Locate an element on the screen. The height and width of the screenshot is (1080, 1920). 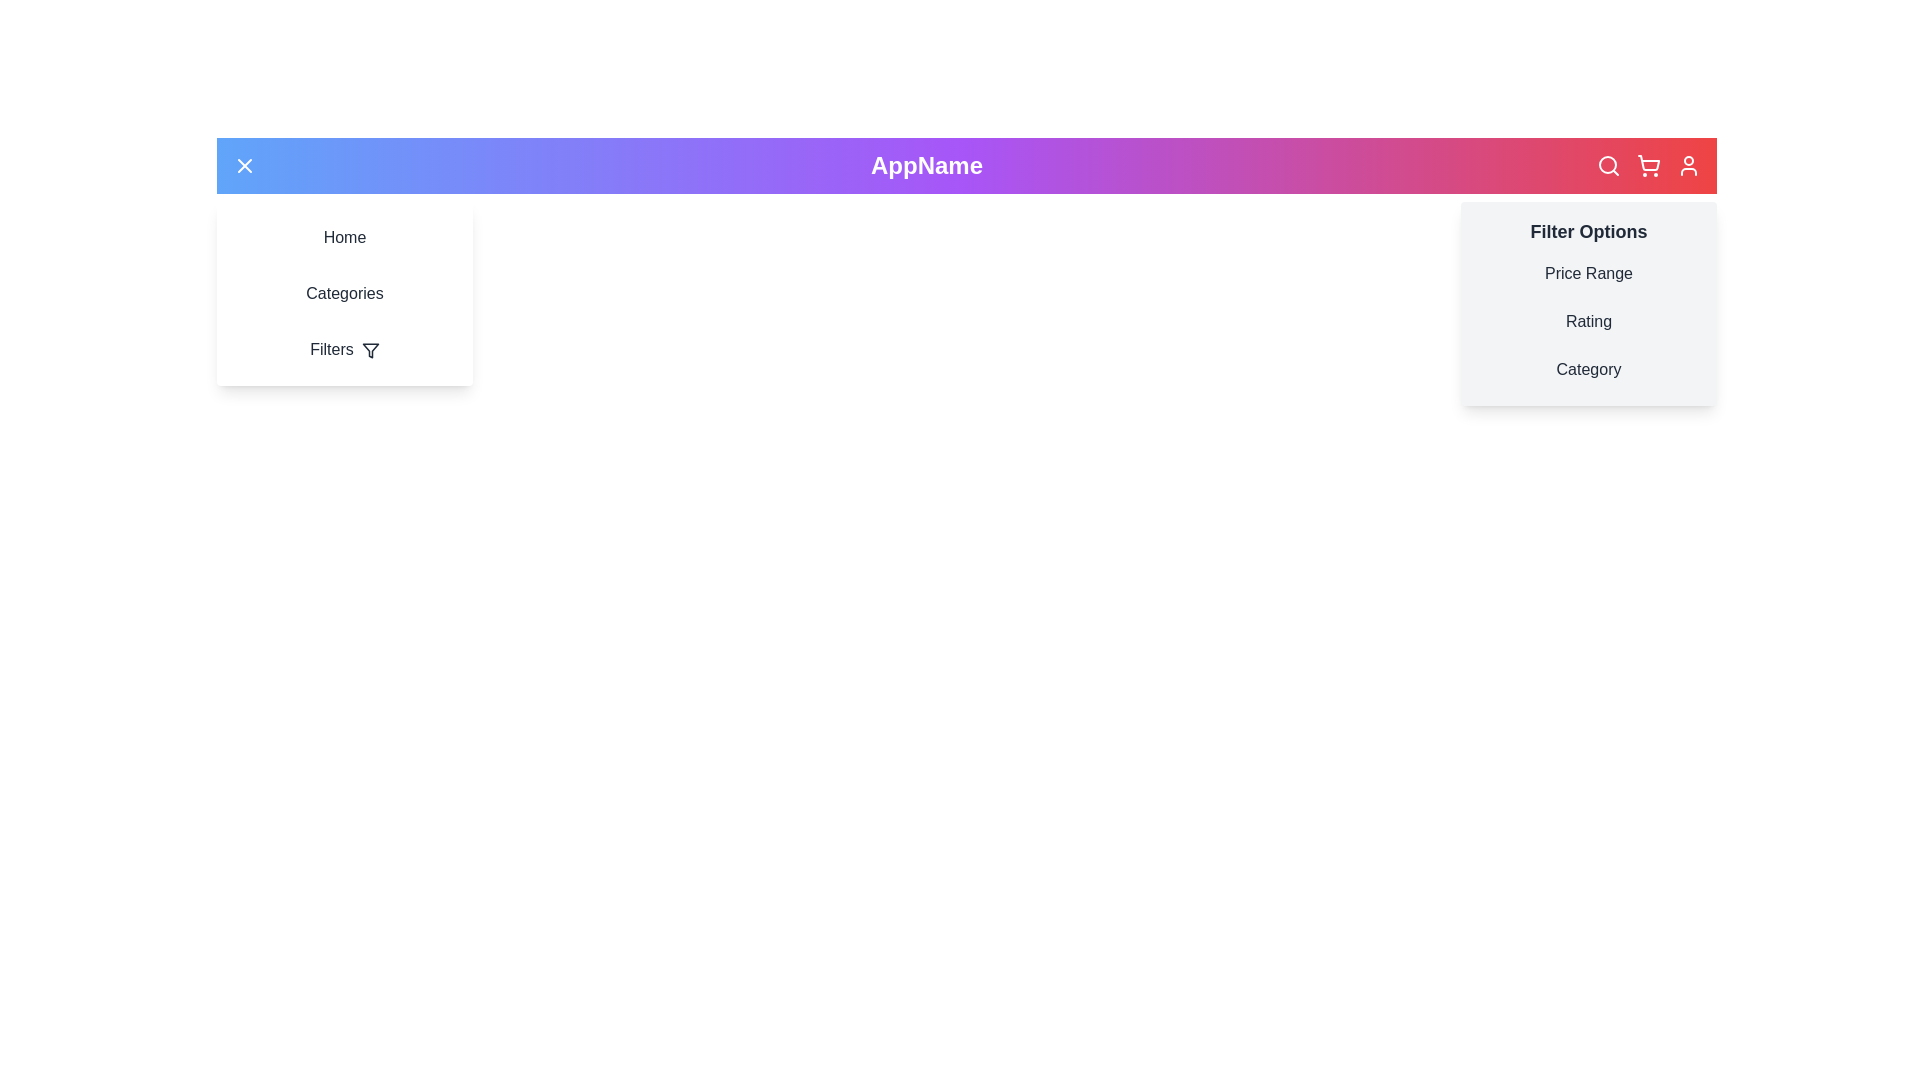
the 'Rating' text label which is the second item in the 'Filter Options' list, positioned between 'Price Range' and 'Category' is located at coordinates (1587, 320).